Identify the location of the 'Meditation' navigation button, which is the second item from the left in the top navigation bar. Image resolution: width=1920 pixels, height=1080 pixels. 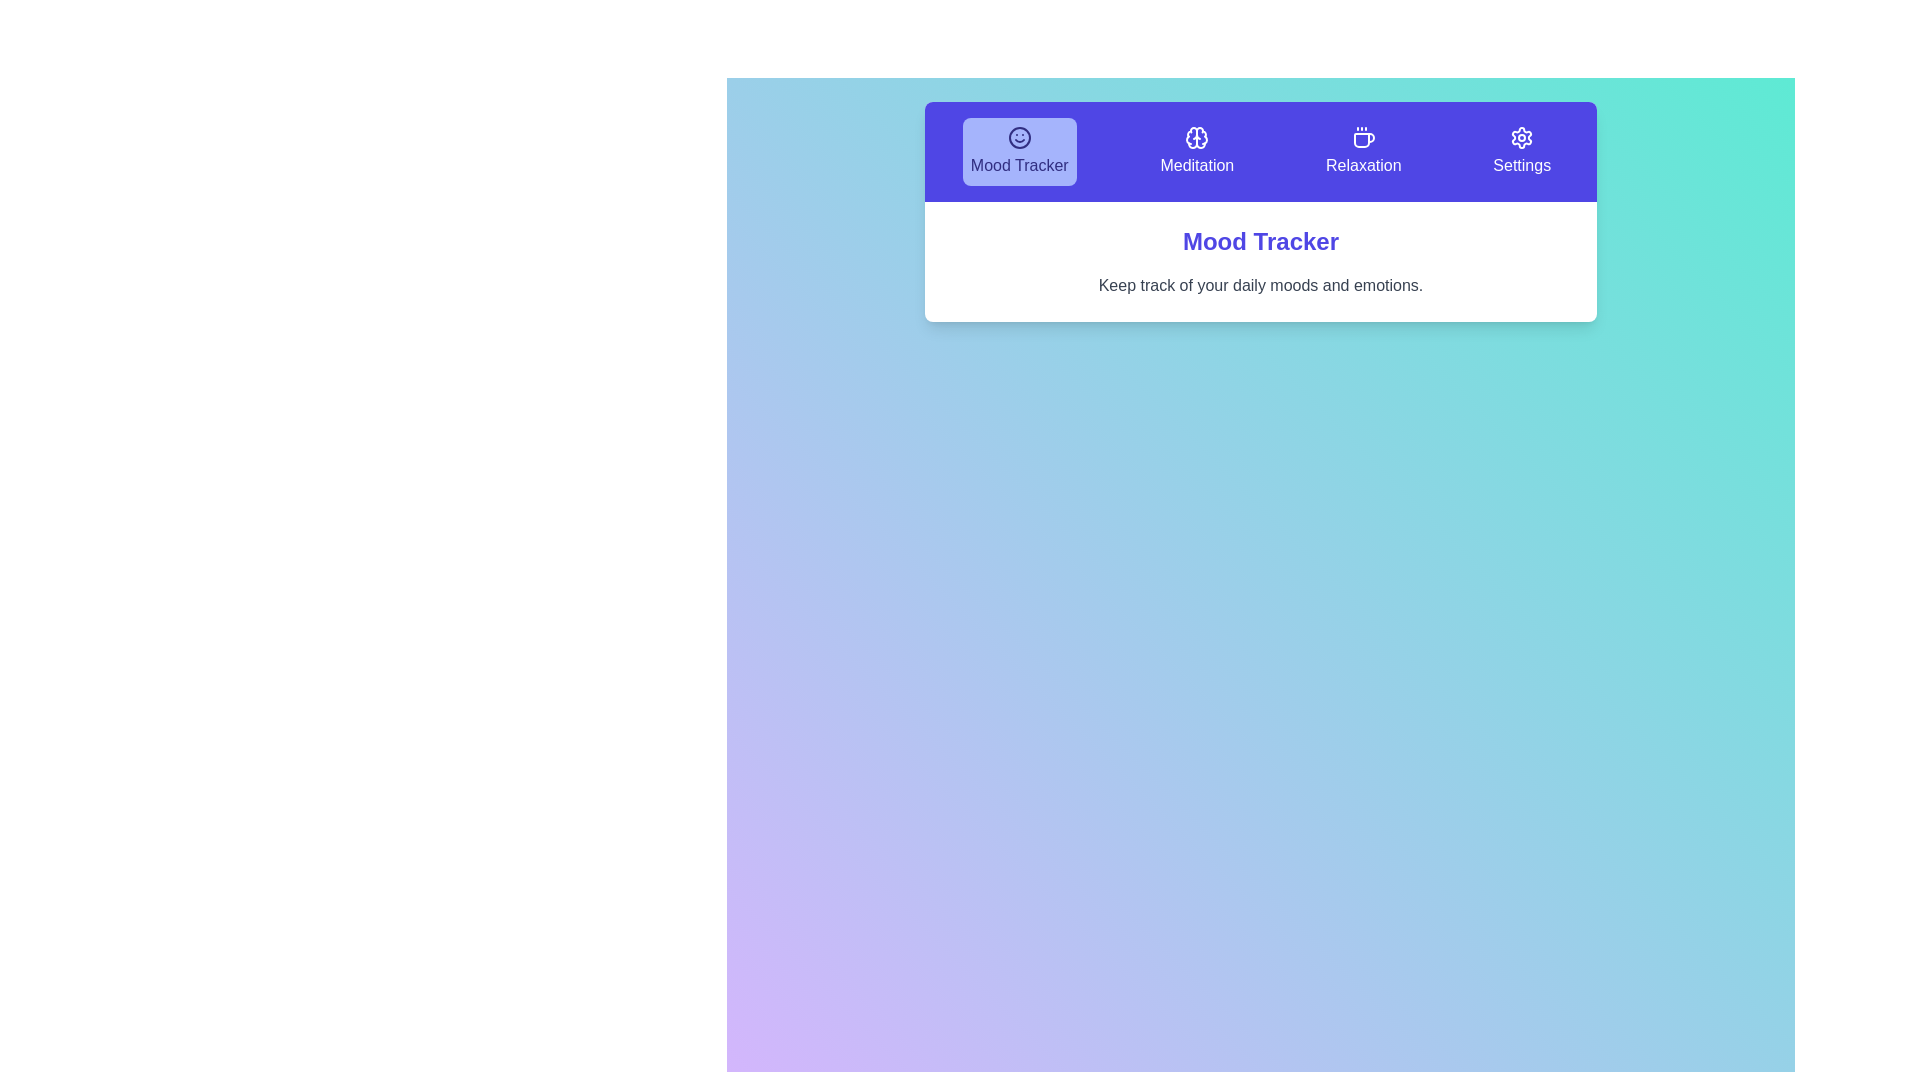
(1197, 164).